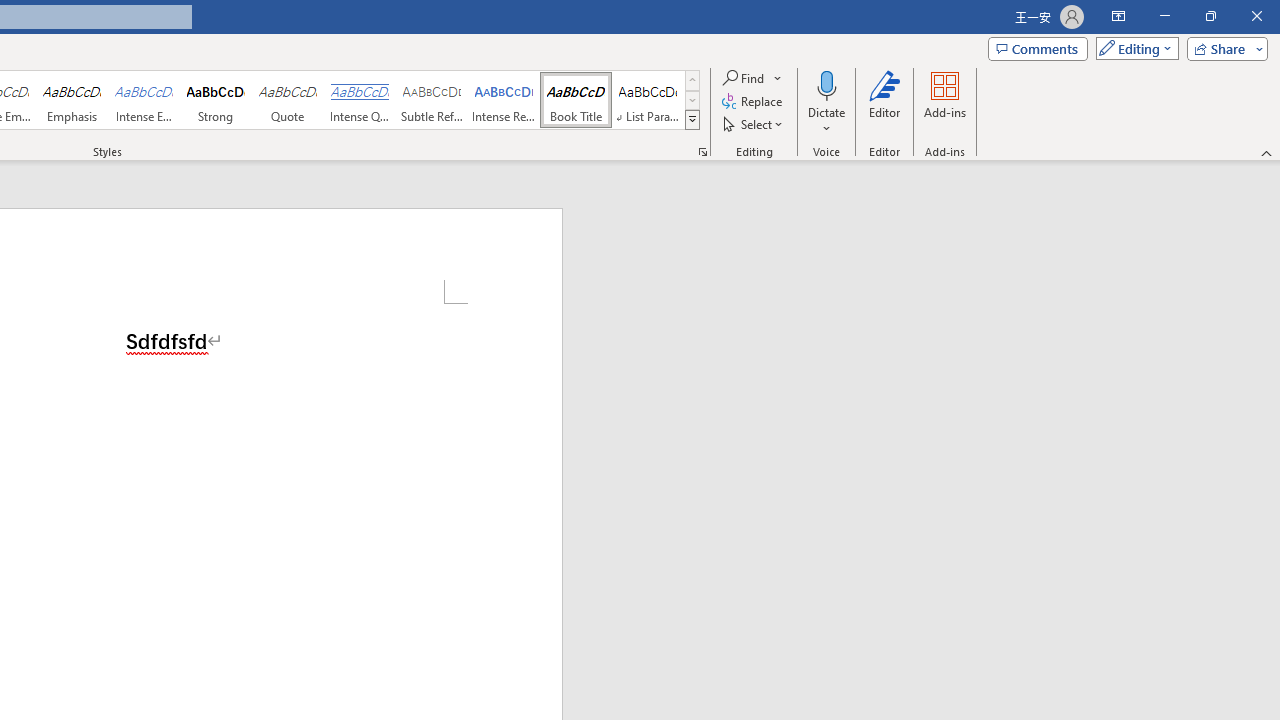 The image size is (1280, 720). I want to click on 'Strong', so click(216, 100).